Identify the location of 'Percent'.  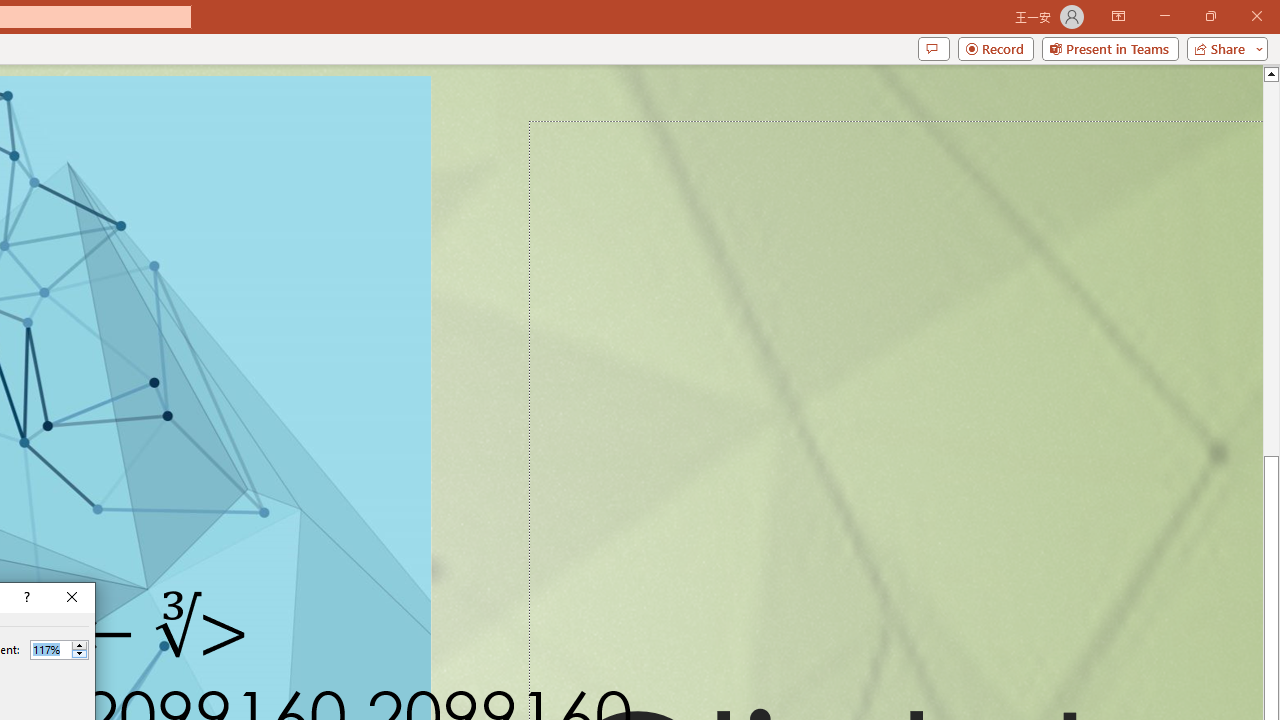
(59, 650).